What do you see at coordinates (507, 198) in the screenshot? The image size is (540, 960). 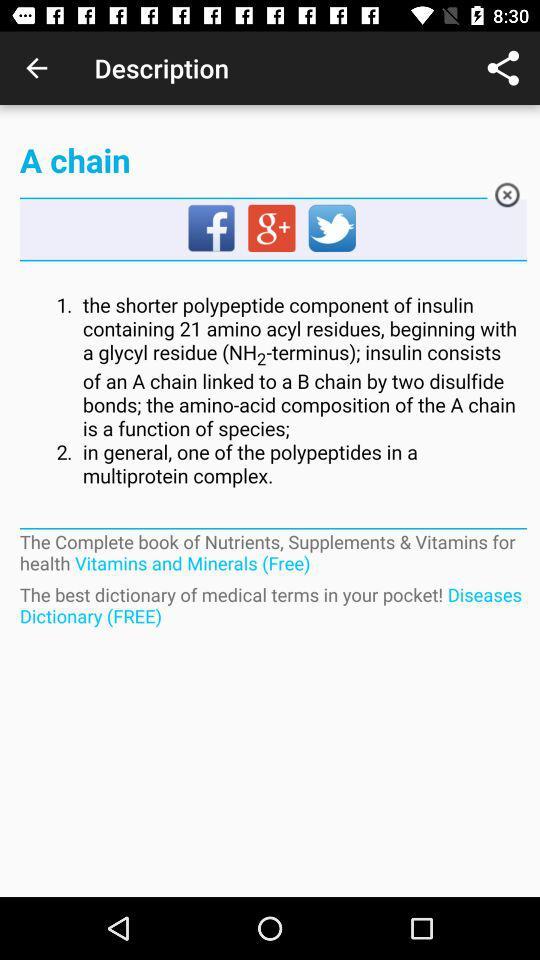 I see `button` at bounding box center [507, 198].